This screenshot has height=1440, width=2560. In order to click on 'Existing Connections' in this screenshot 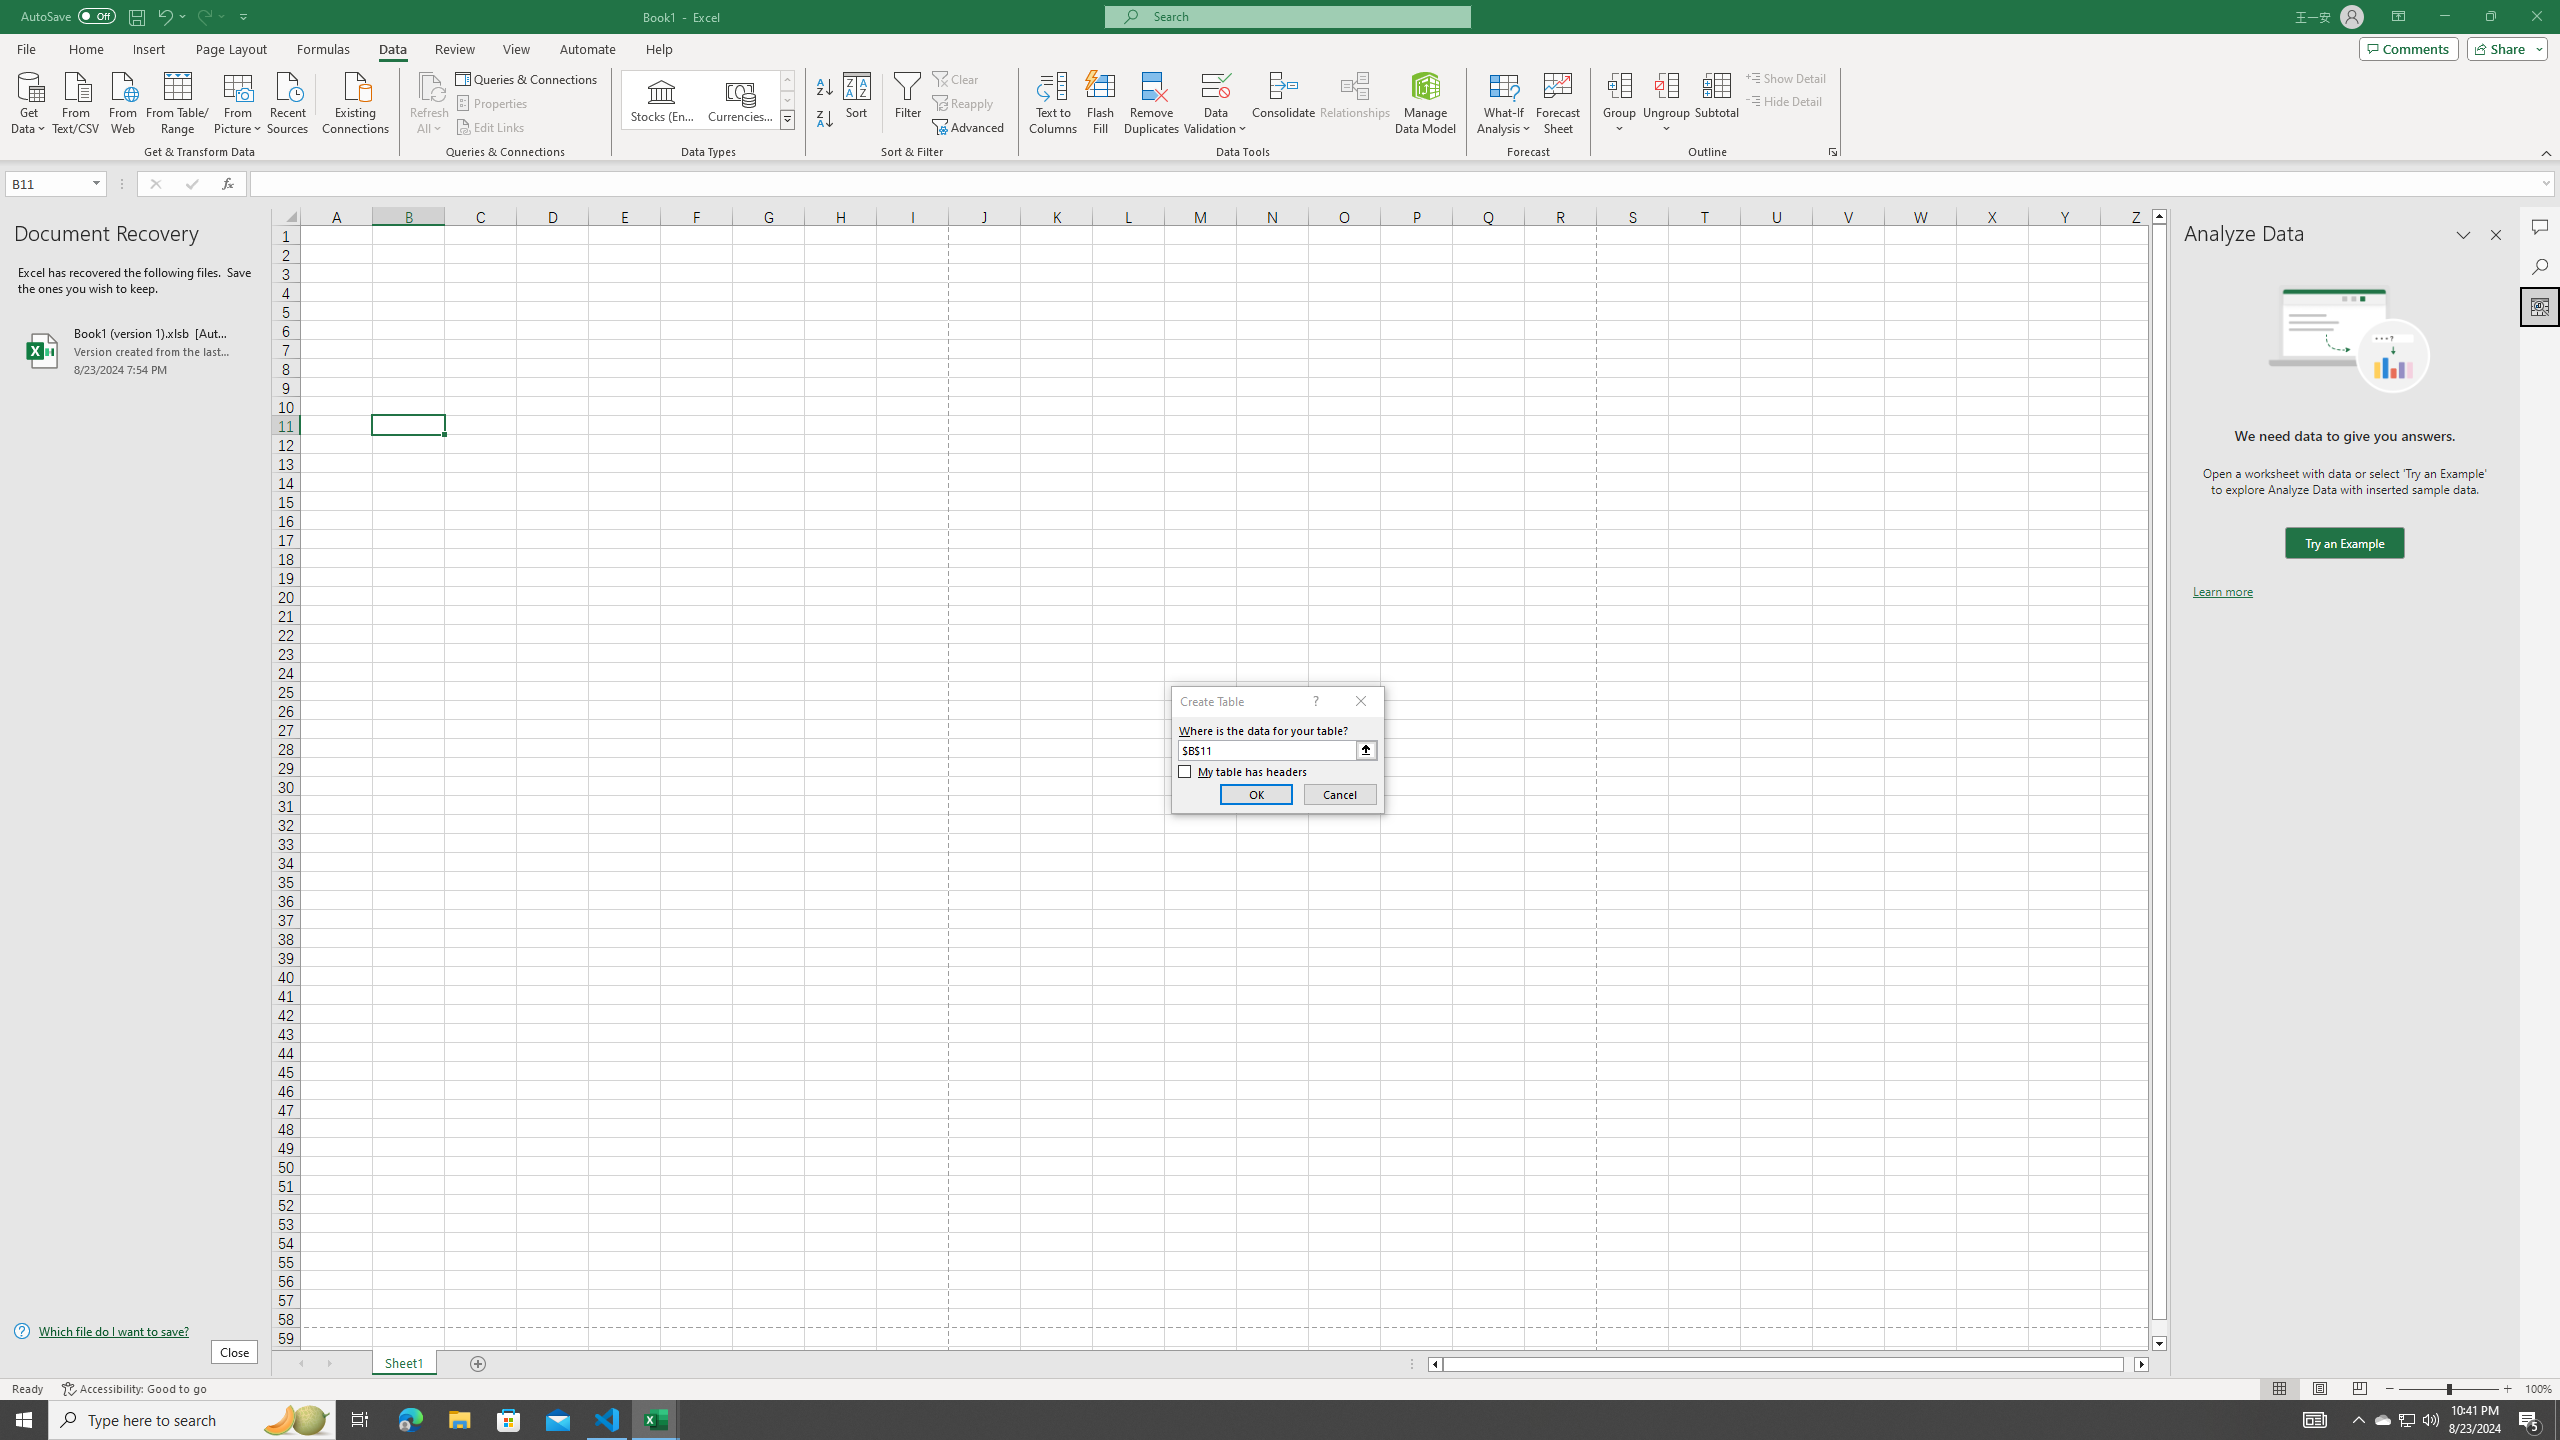, I will do `click(354, 100)`.